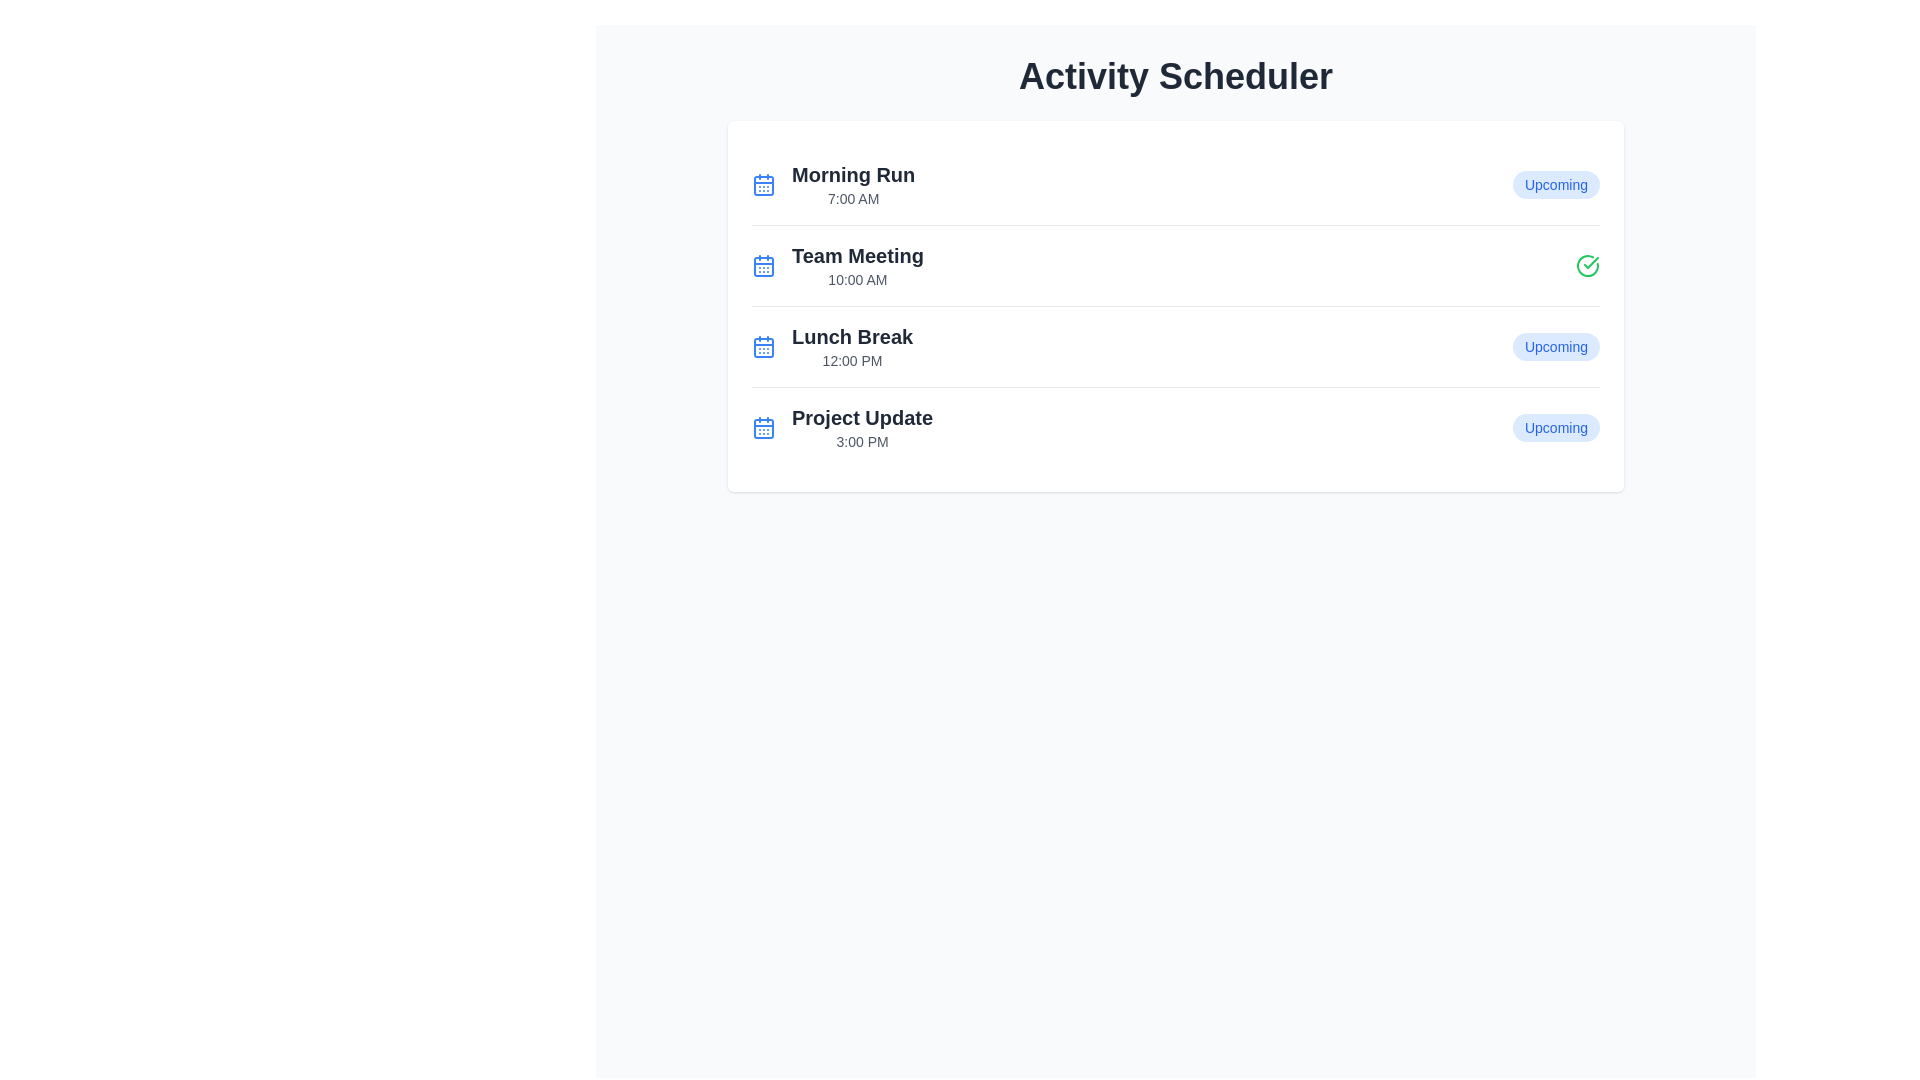  I want to click on displayed text 'Morning Run' with the subtitle '7:00 AM' from the text display positioned at the top of the activity schedule, so click(853, 185).